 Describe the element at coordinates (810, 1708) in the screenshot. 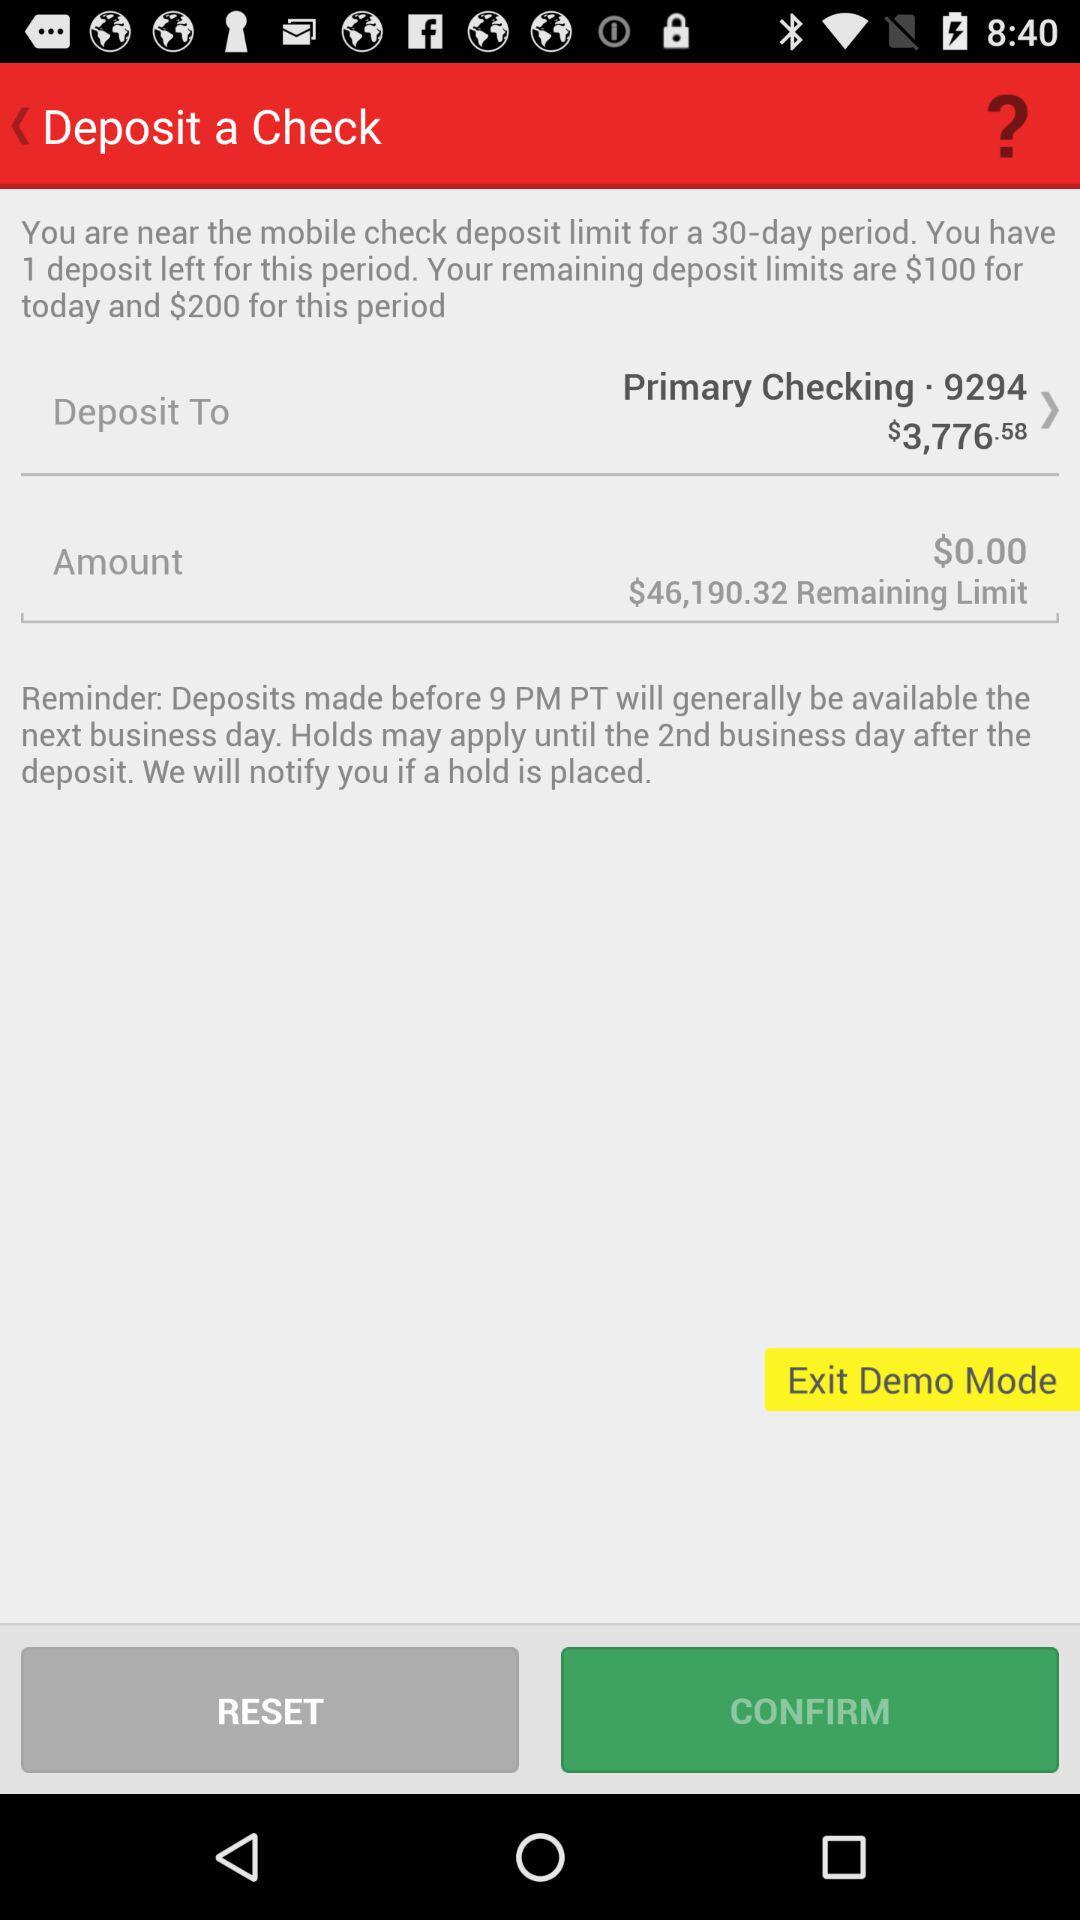

I see `the confirm item` at that location.